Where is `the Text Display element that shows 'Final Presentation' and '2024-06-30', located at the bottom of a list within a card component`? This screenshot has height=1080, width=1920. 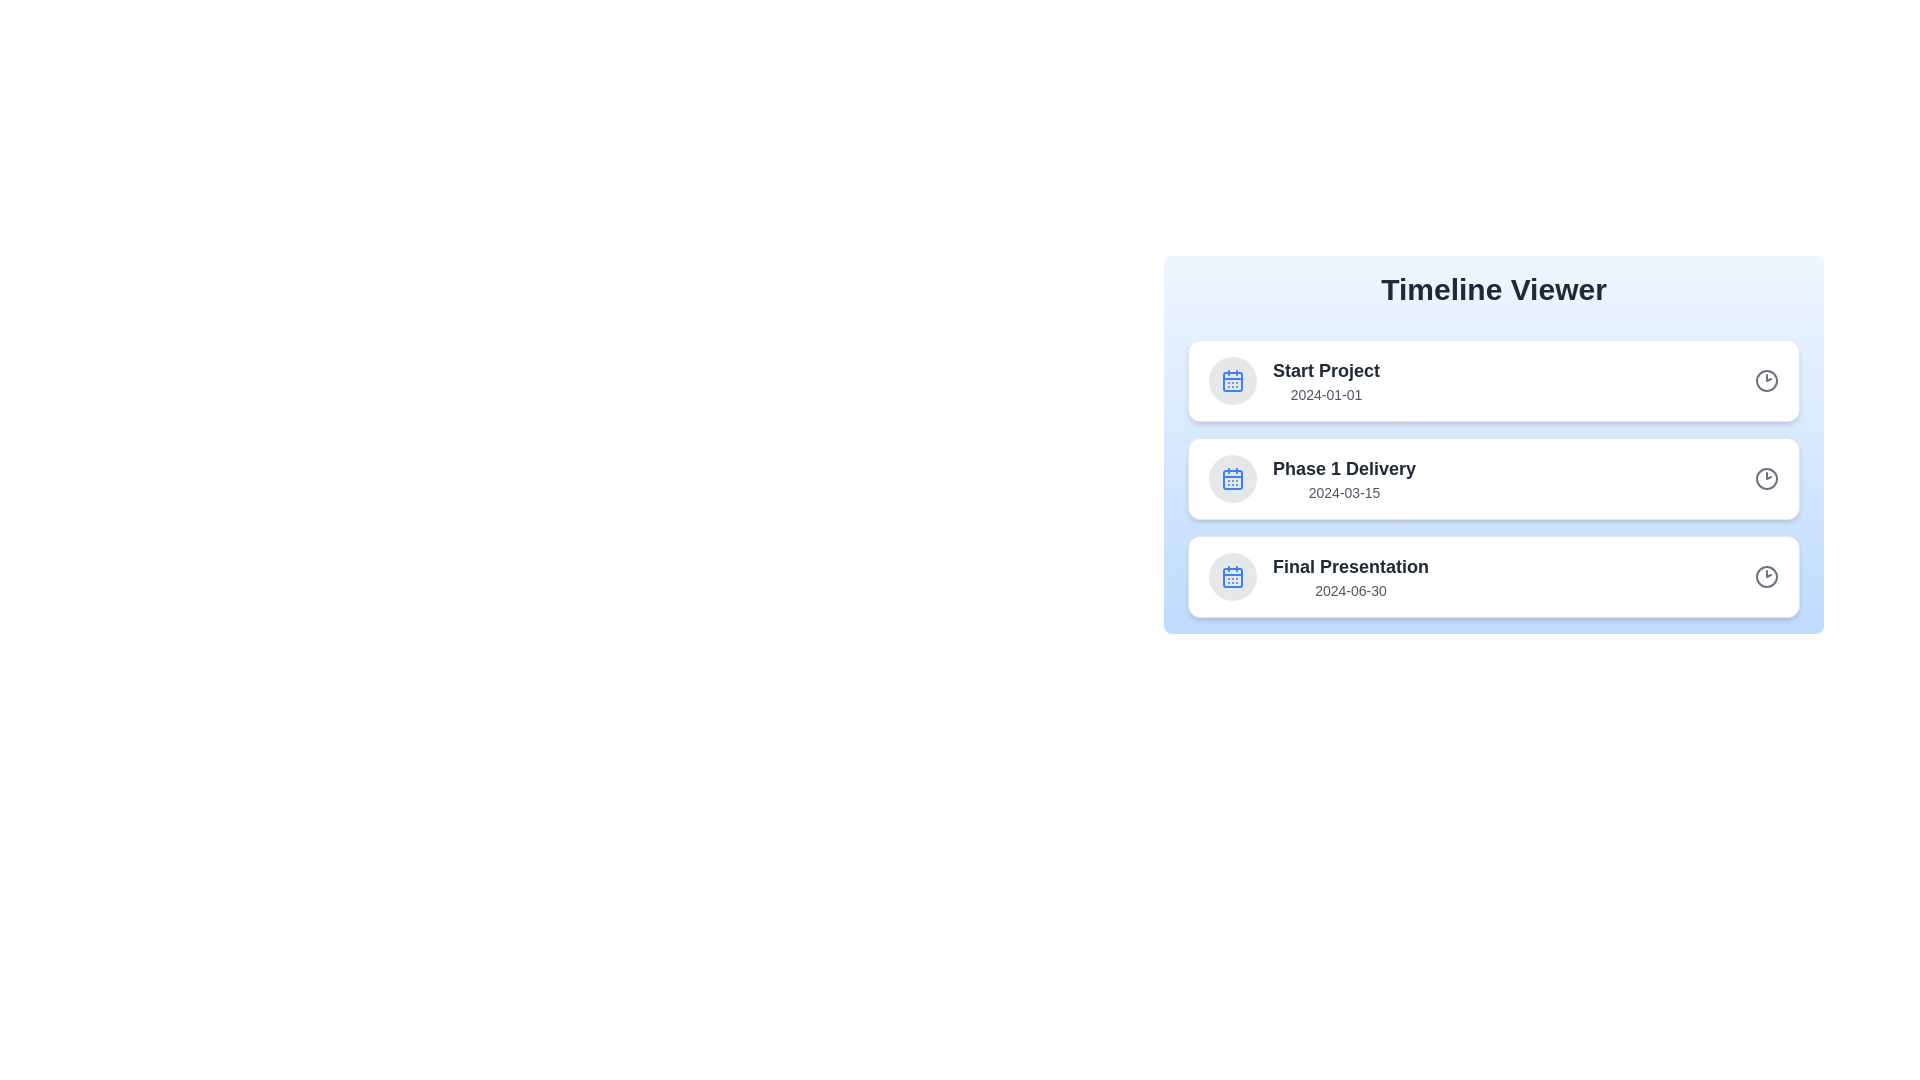
the Text Display element that shows 'Final Presentation' and '2024-06-30', located at the bottom of a list within a card component is located at coordinates (1351, 577).